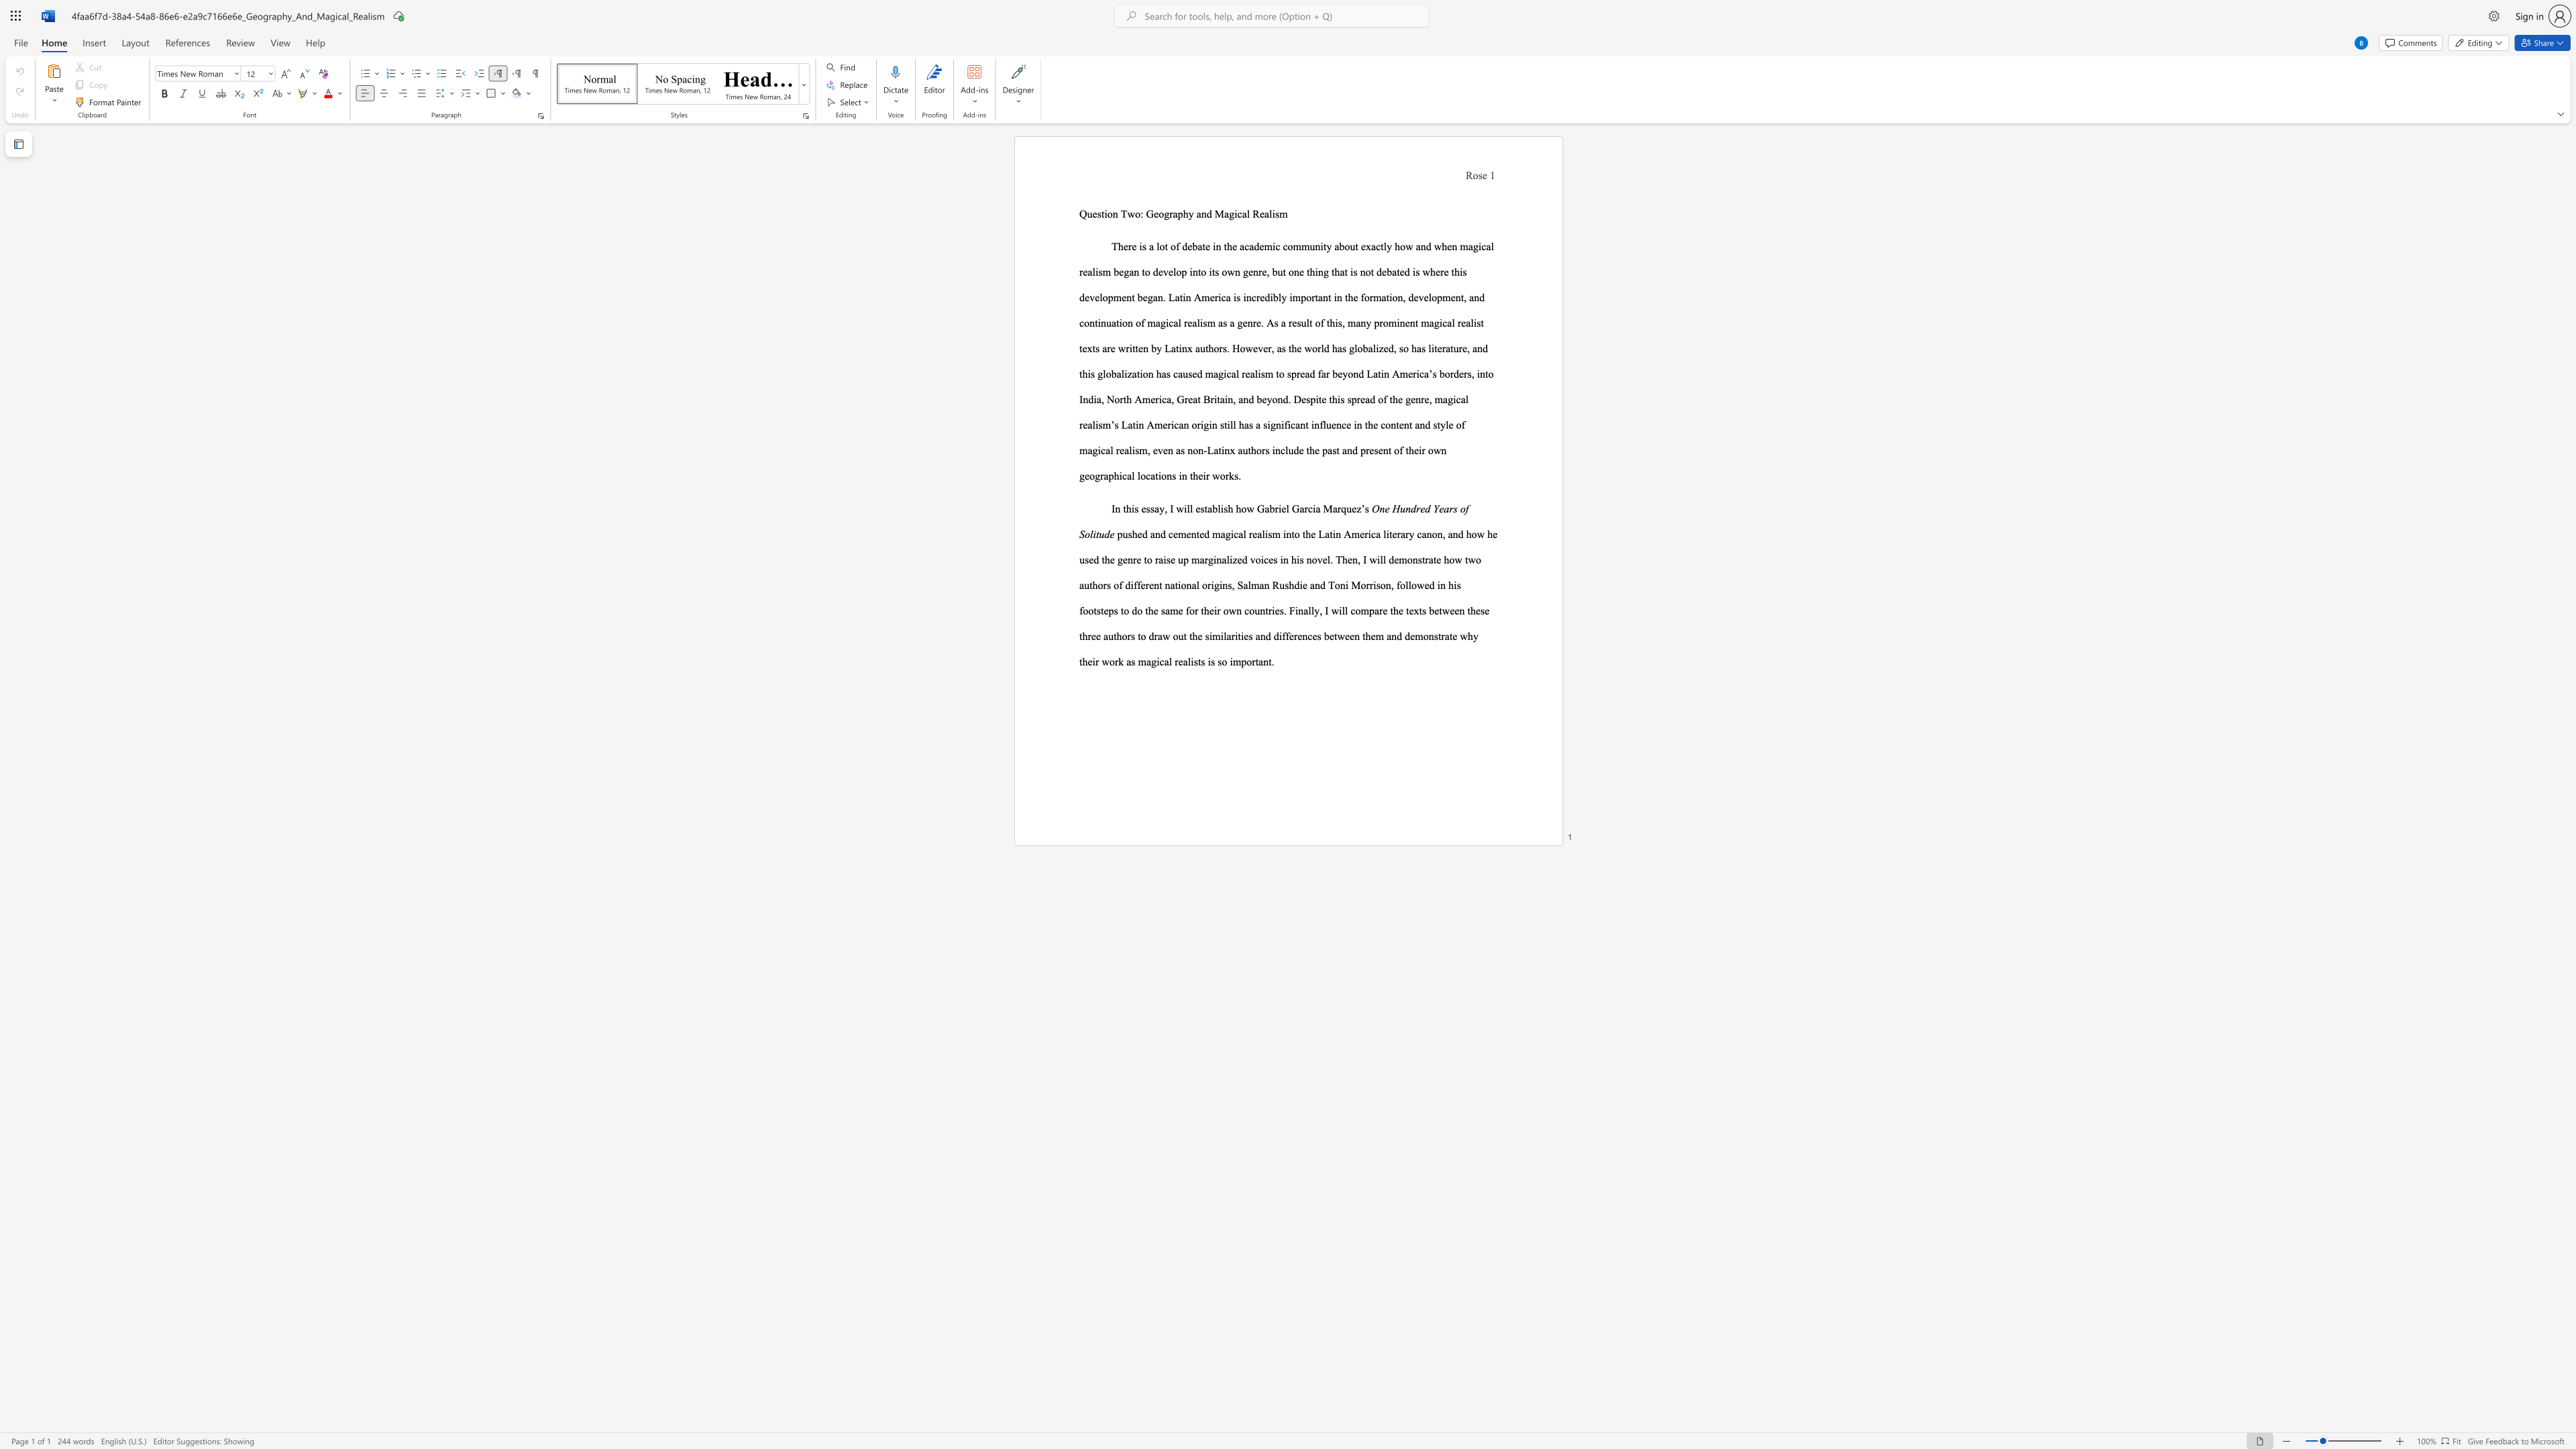  Describe the element at coordinates (1219, 214) in the screenshot. I see `the 1th character "M" in the text` at that location.